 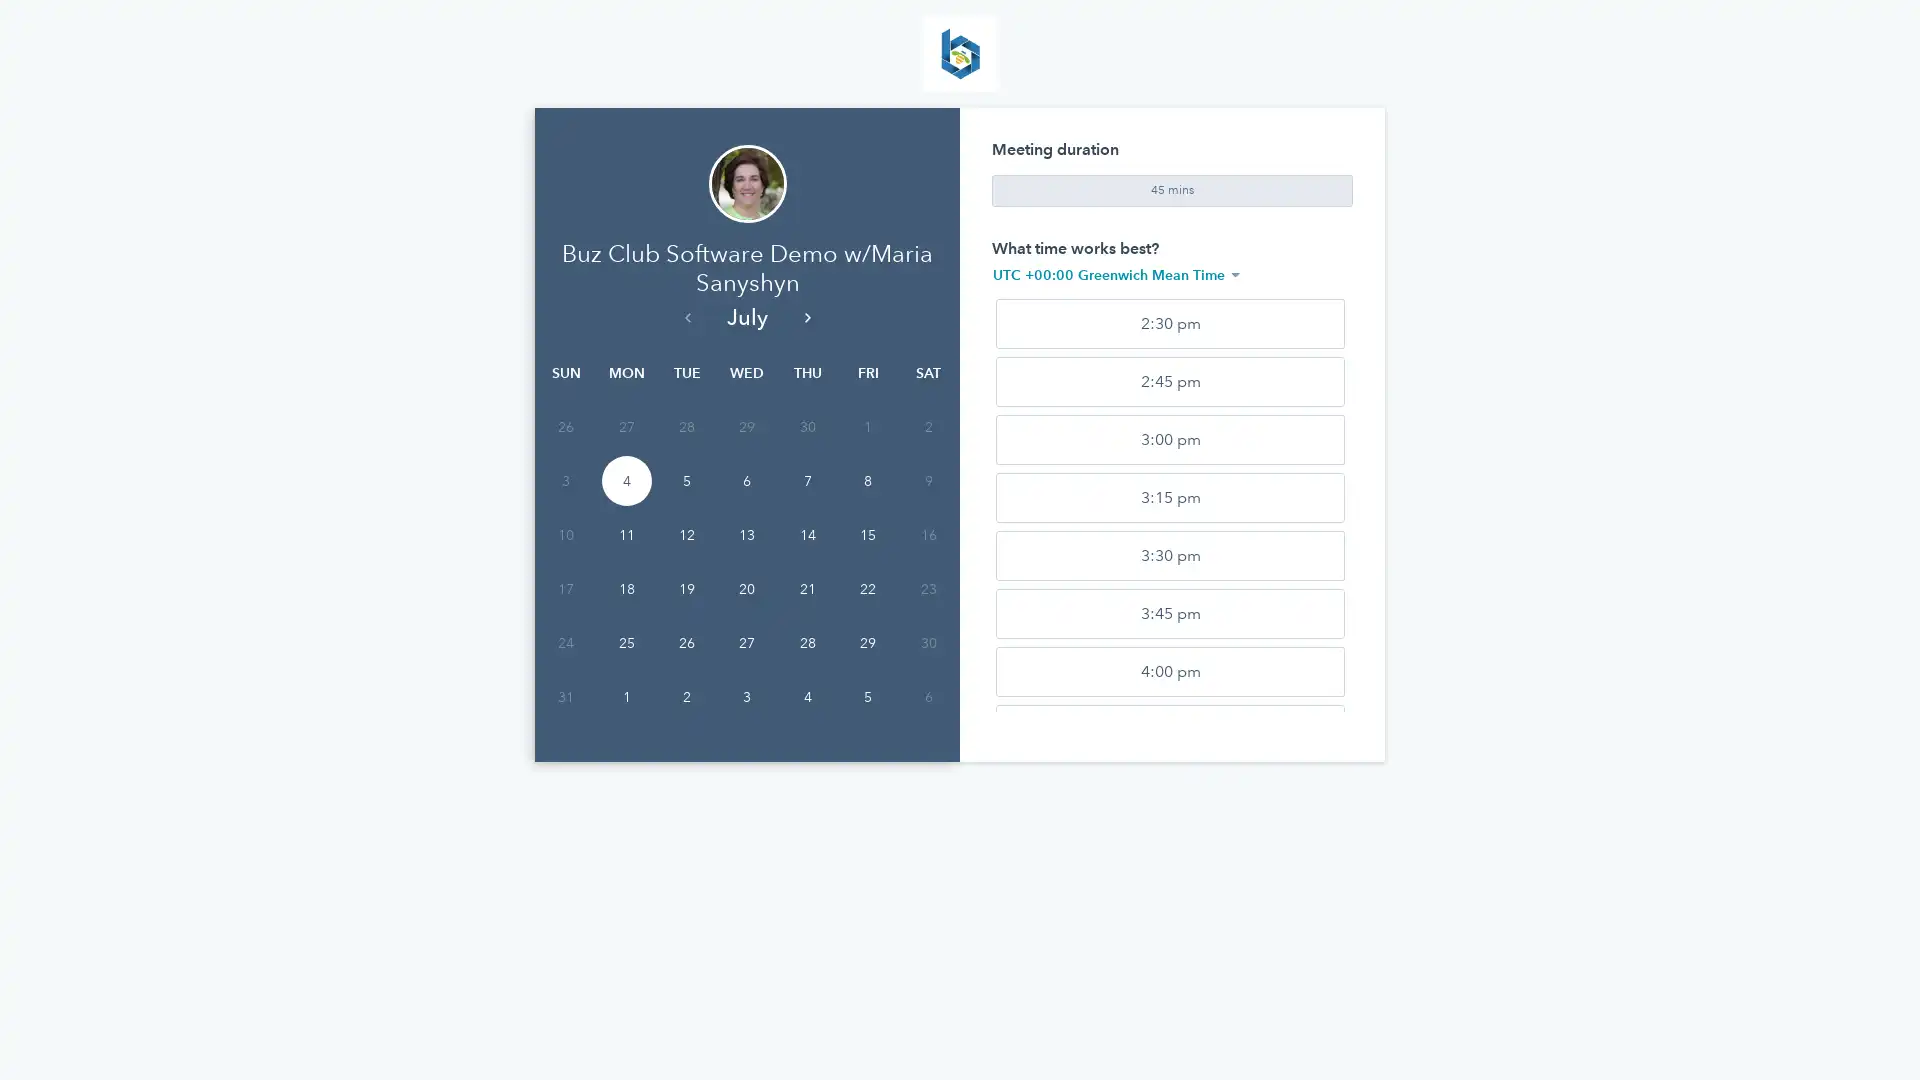 I want to click on July 3rd, so click(x=565, y=481).